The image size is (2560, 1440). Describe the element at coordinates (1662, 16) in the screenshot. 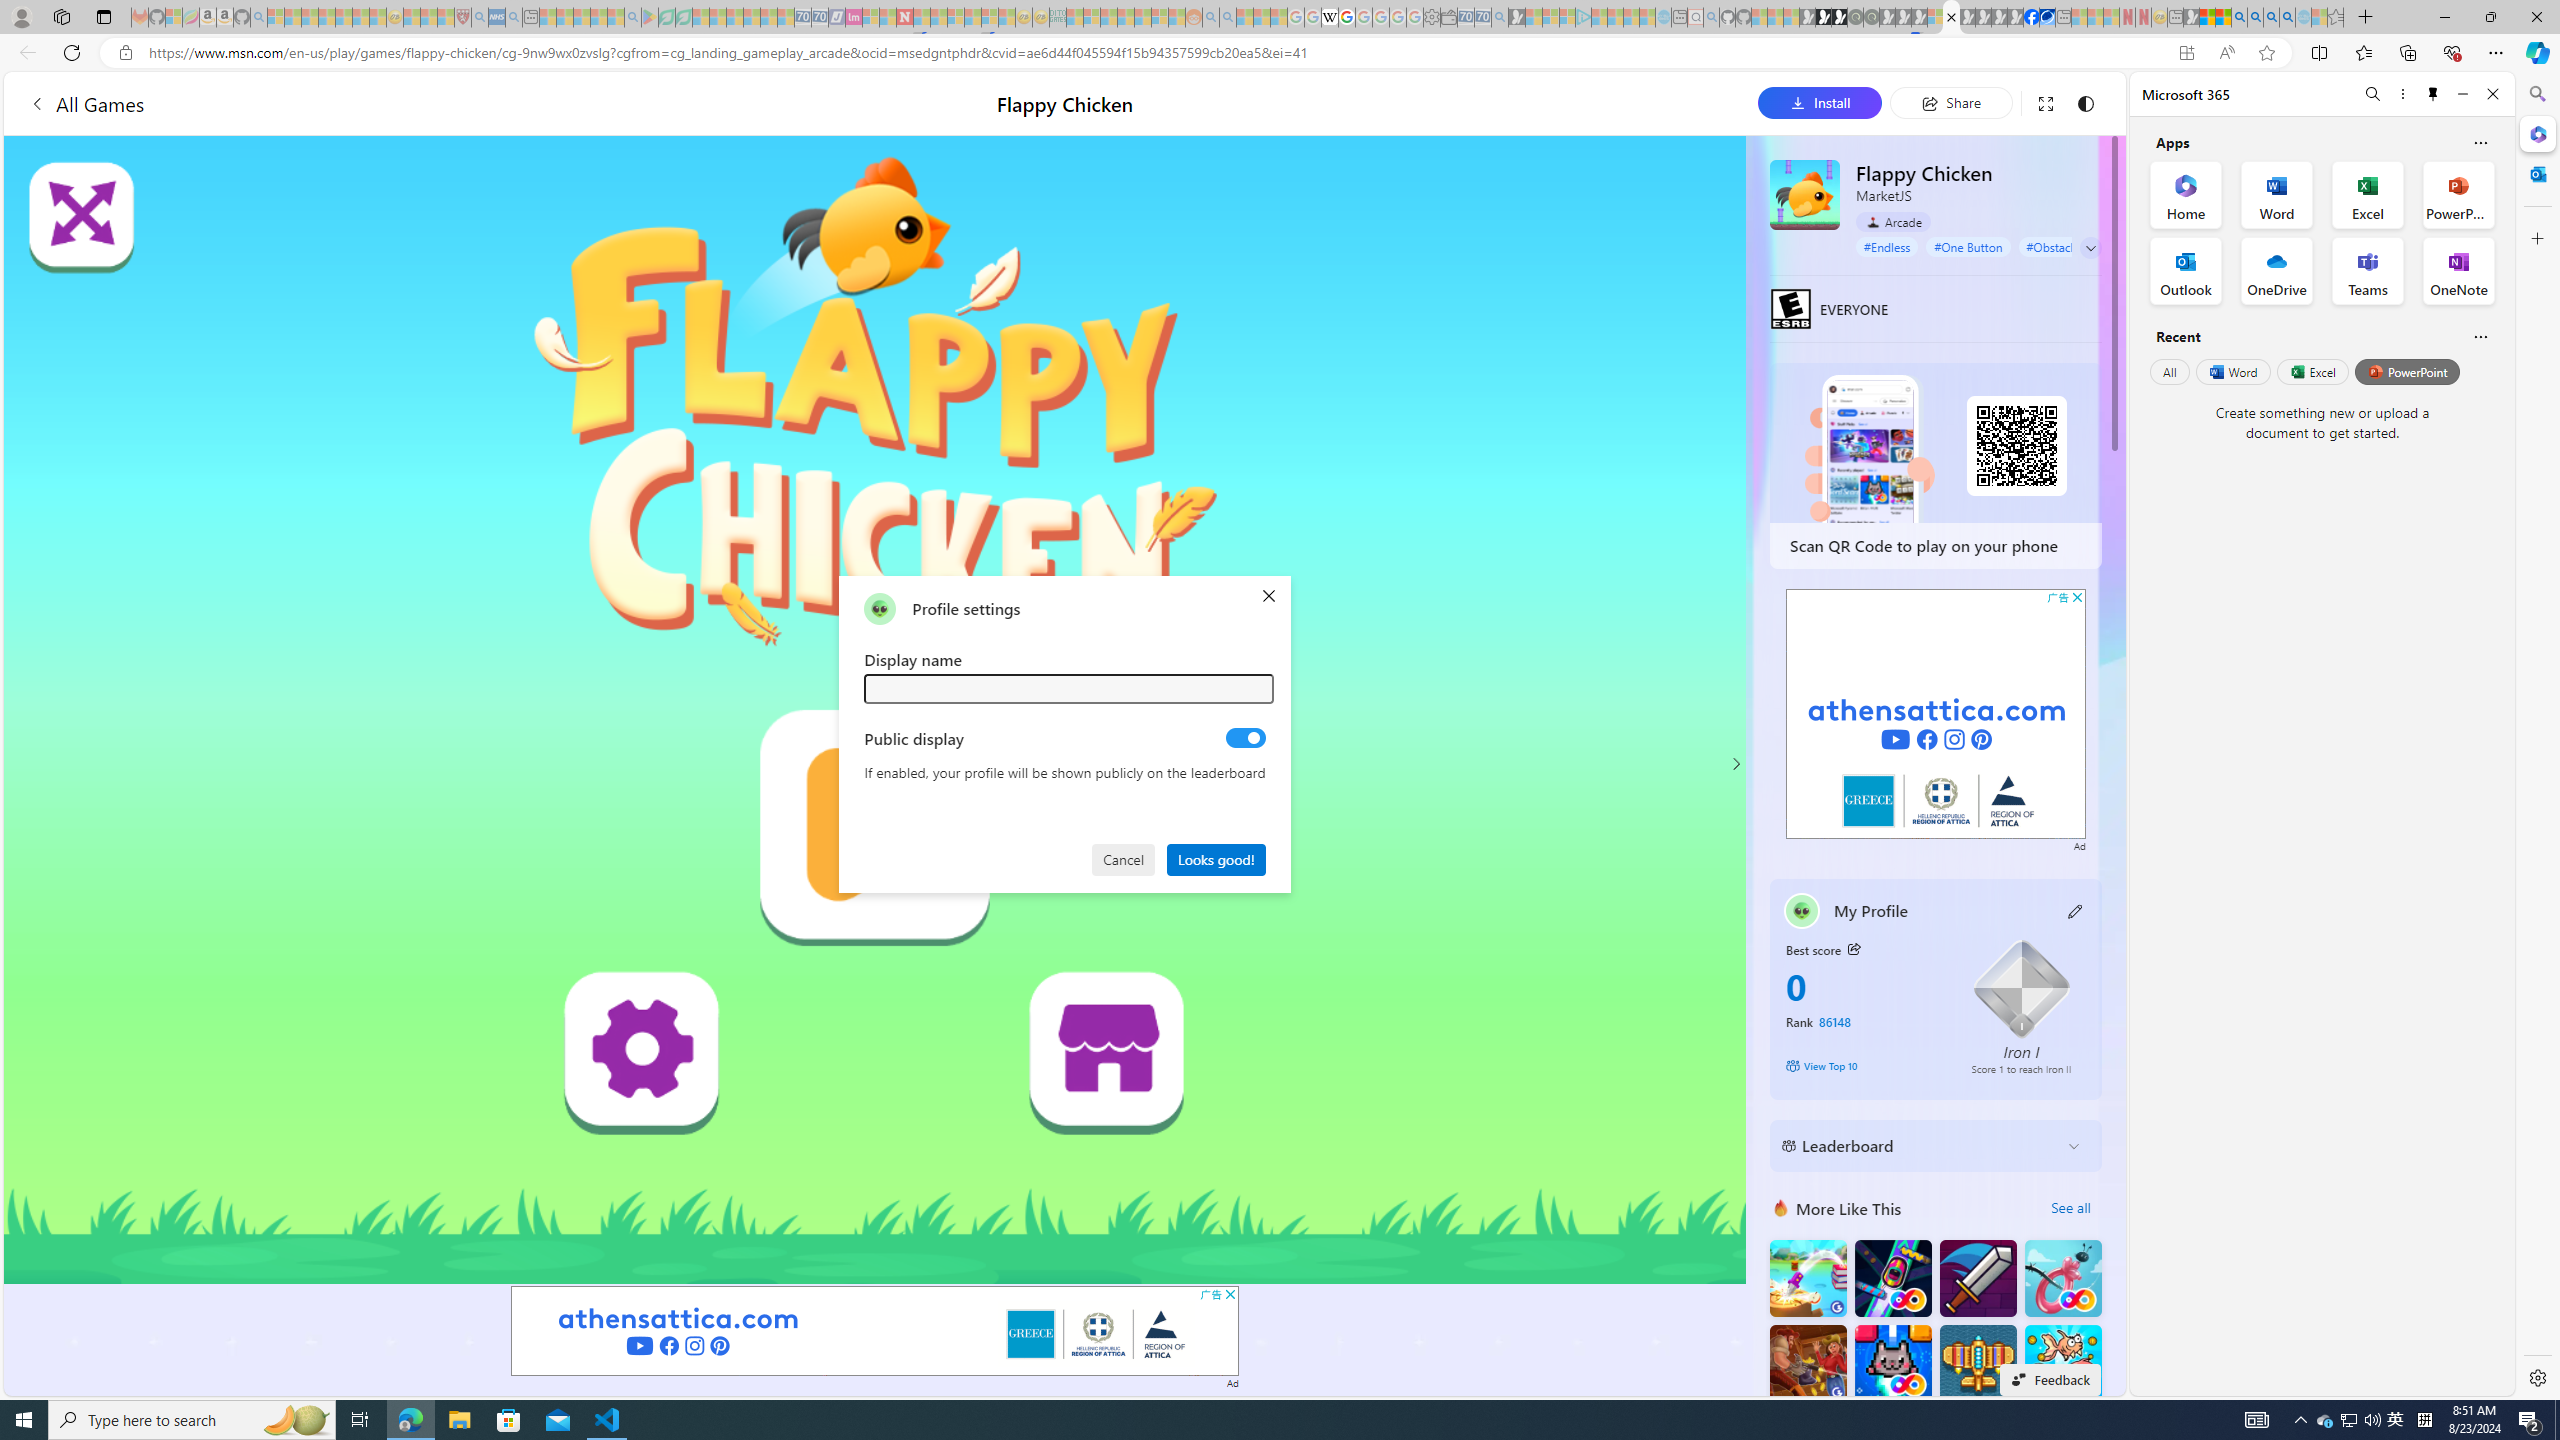

I see `'Home | Sky Blue Bikes - Sky Blue Bikes - Sleeping'` at that location.